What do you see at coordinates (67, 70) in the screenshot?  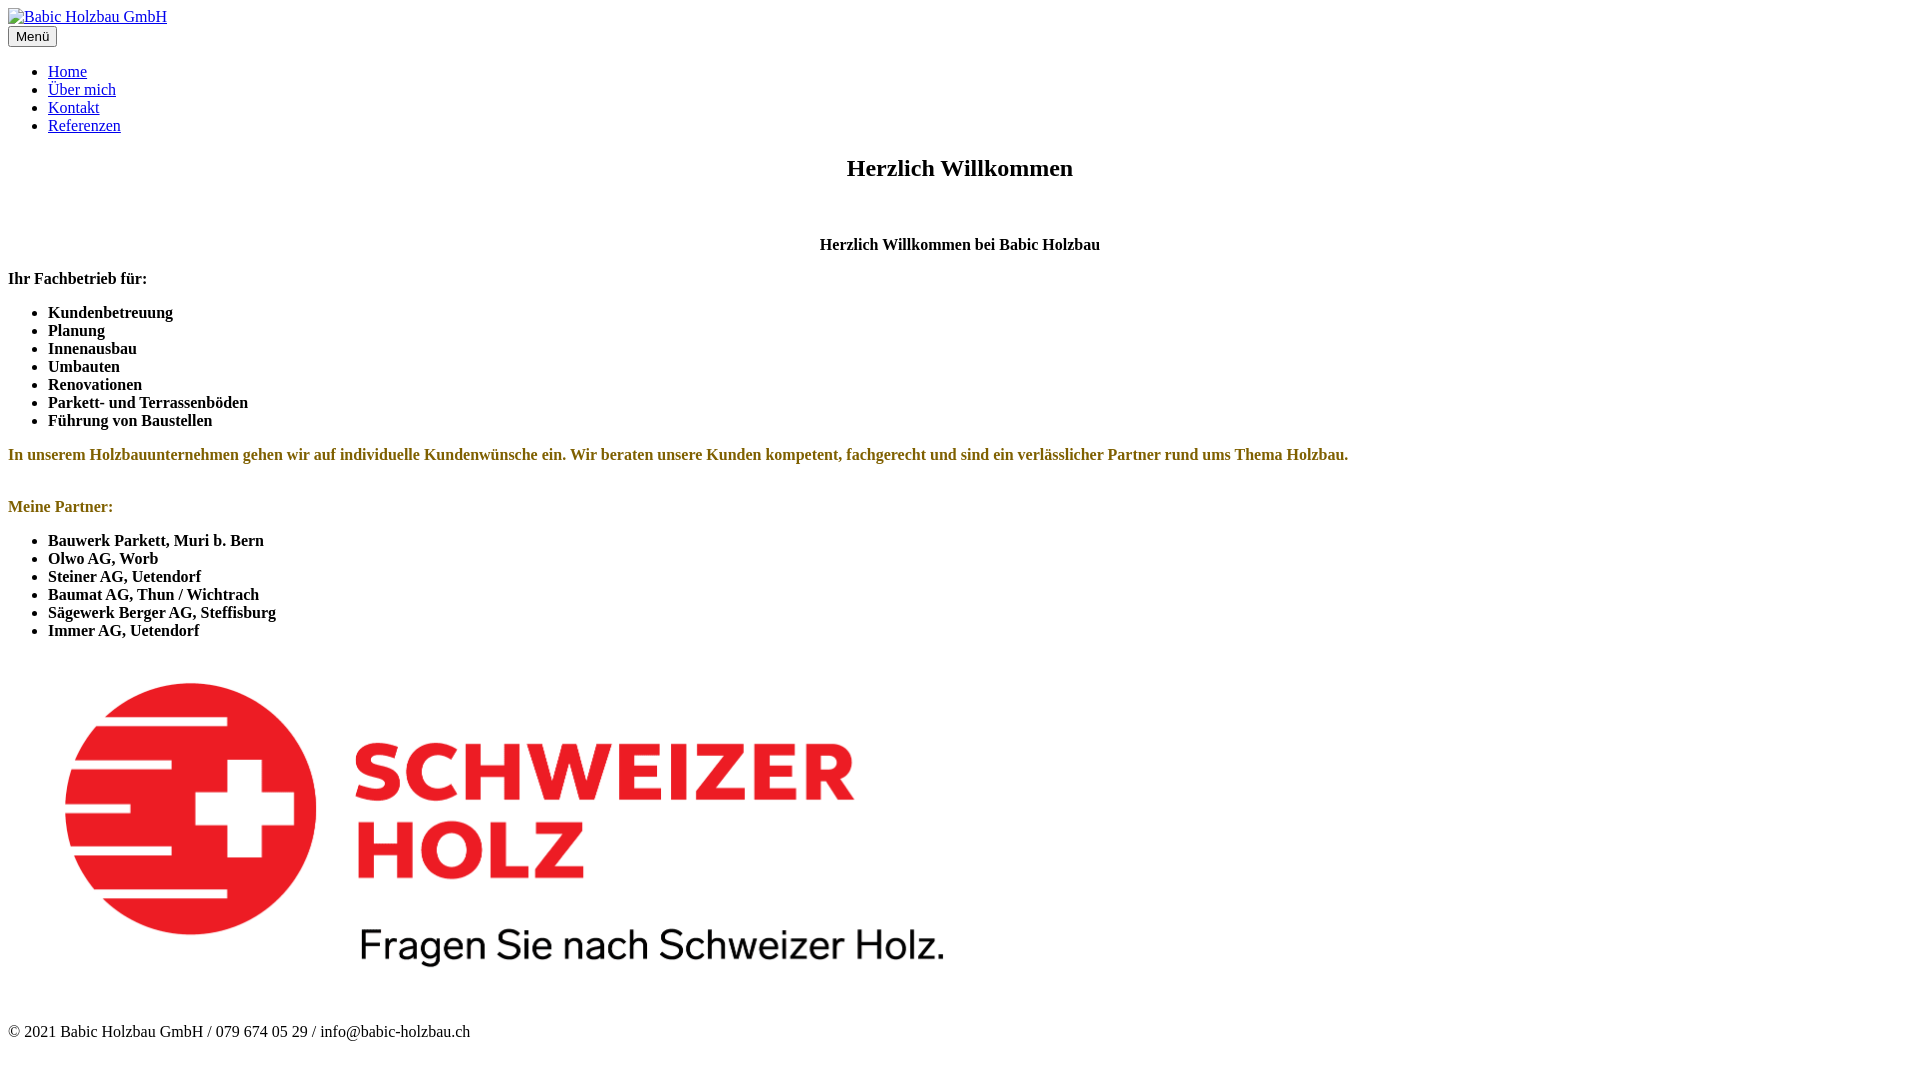 I see `'Home'` at bounding box center [67, 70].